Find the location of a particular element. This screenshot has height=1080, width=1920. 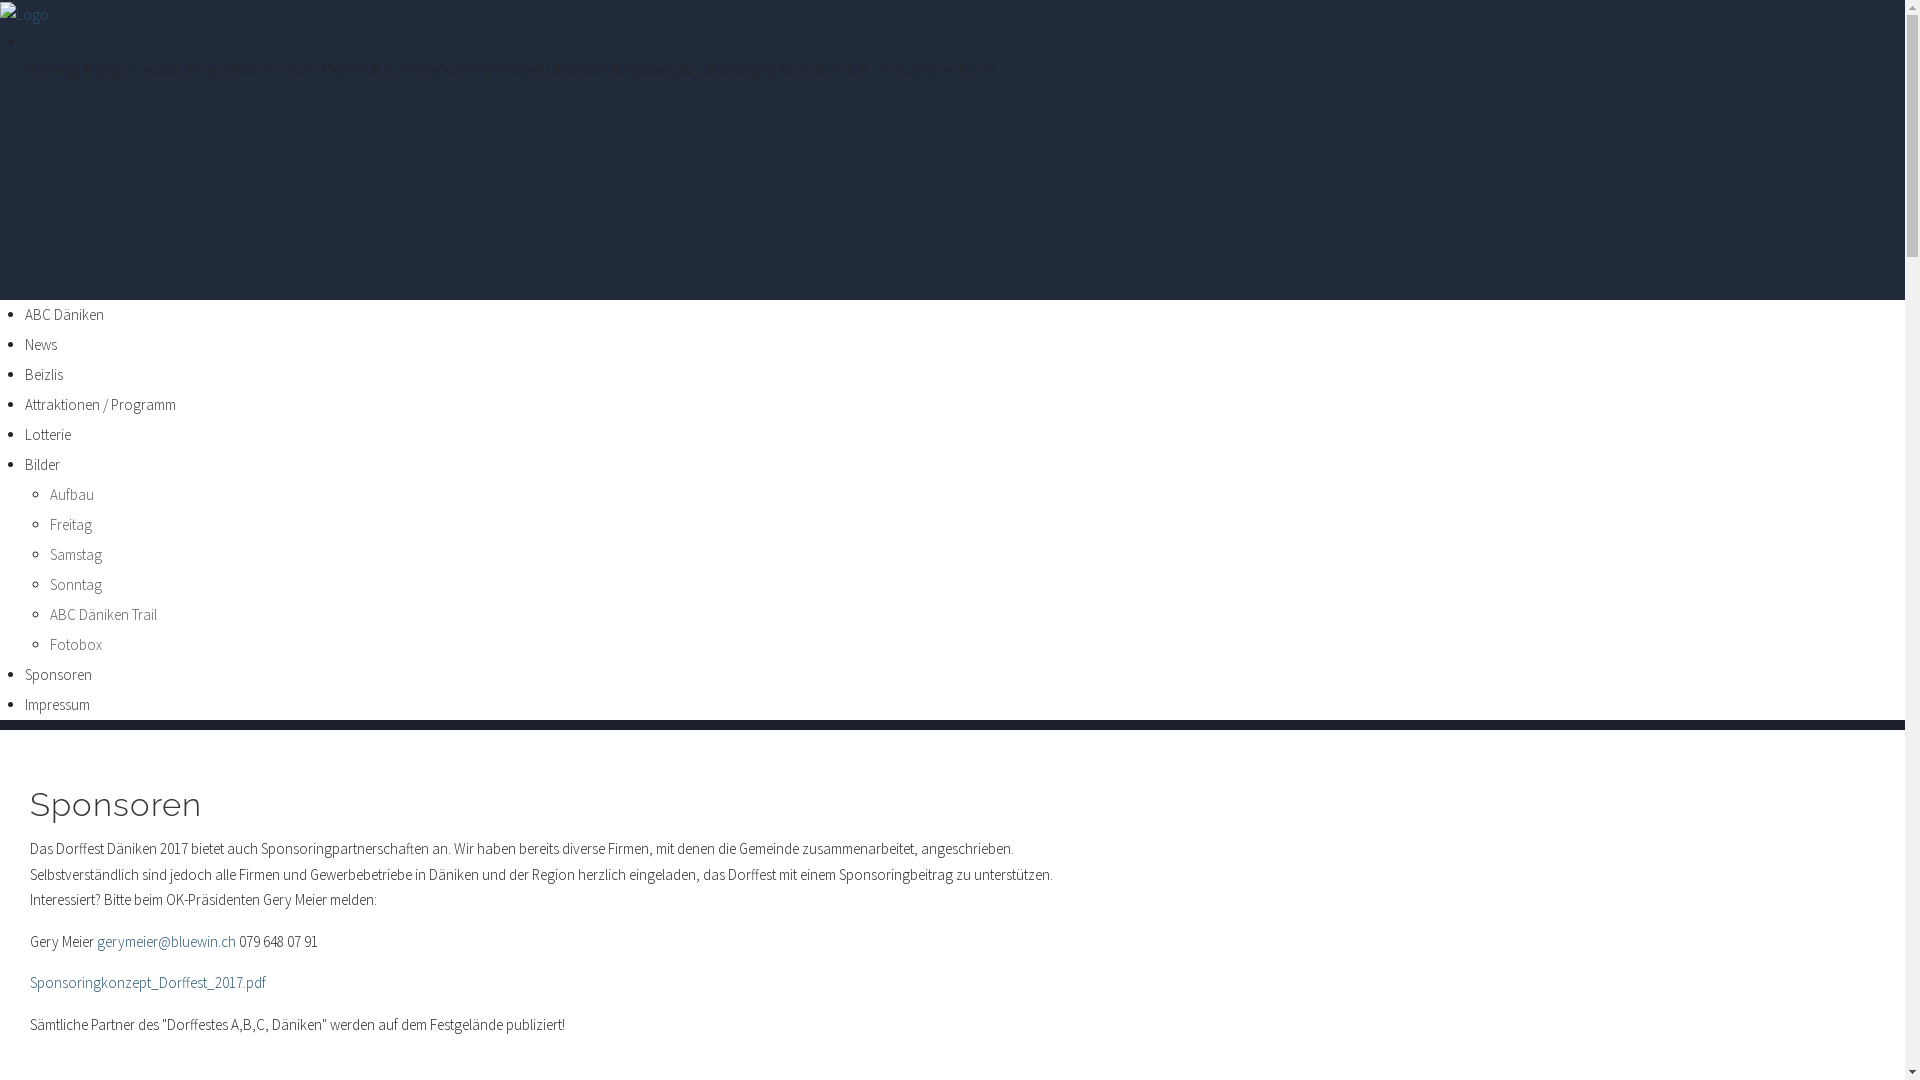

'Bilder' is located at coordinates (42, 464).